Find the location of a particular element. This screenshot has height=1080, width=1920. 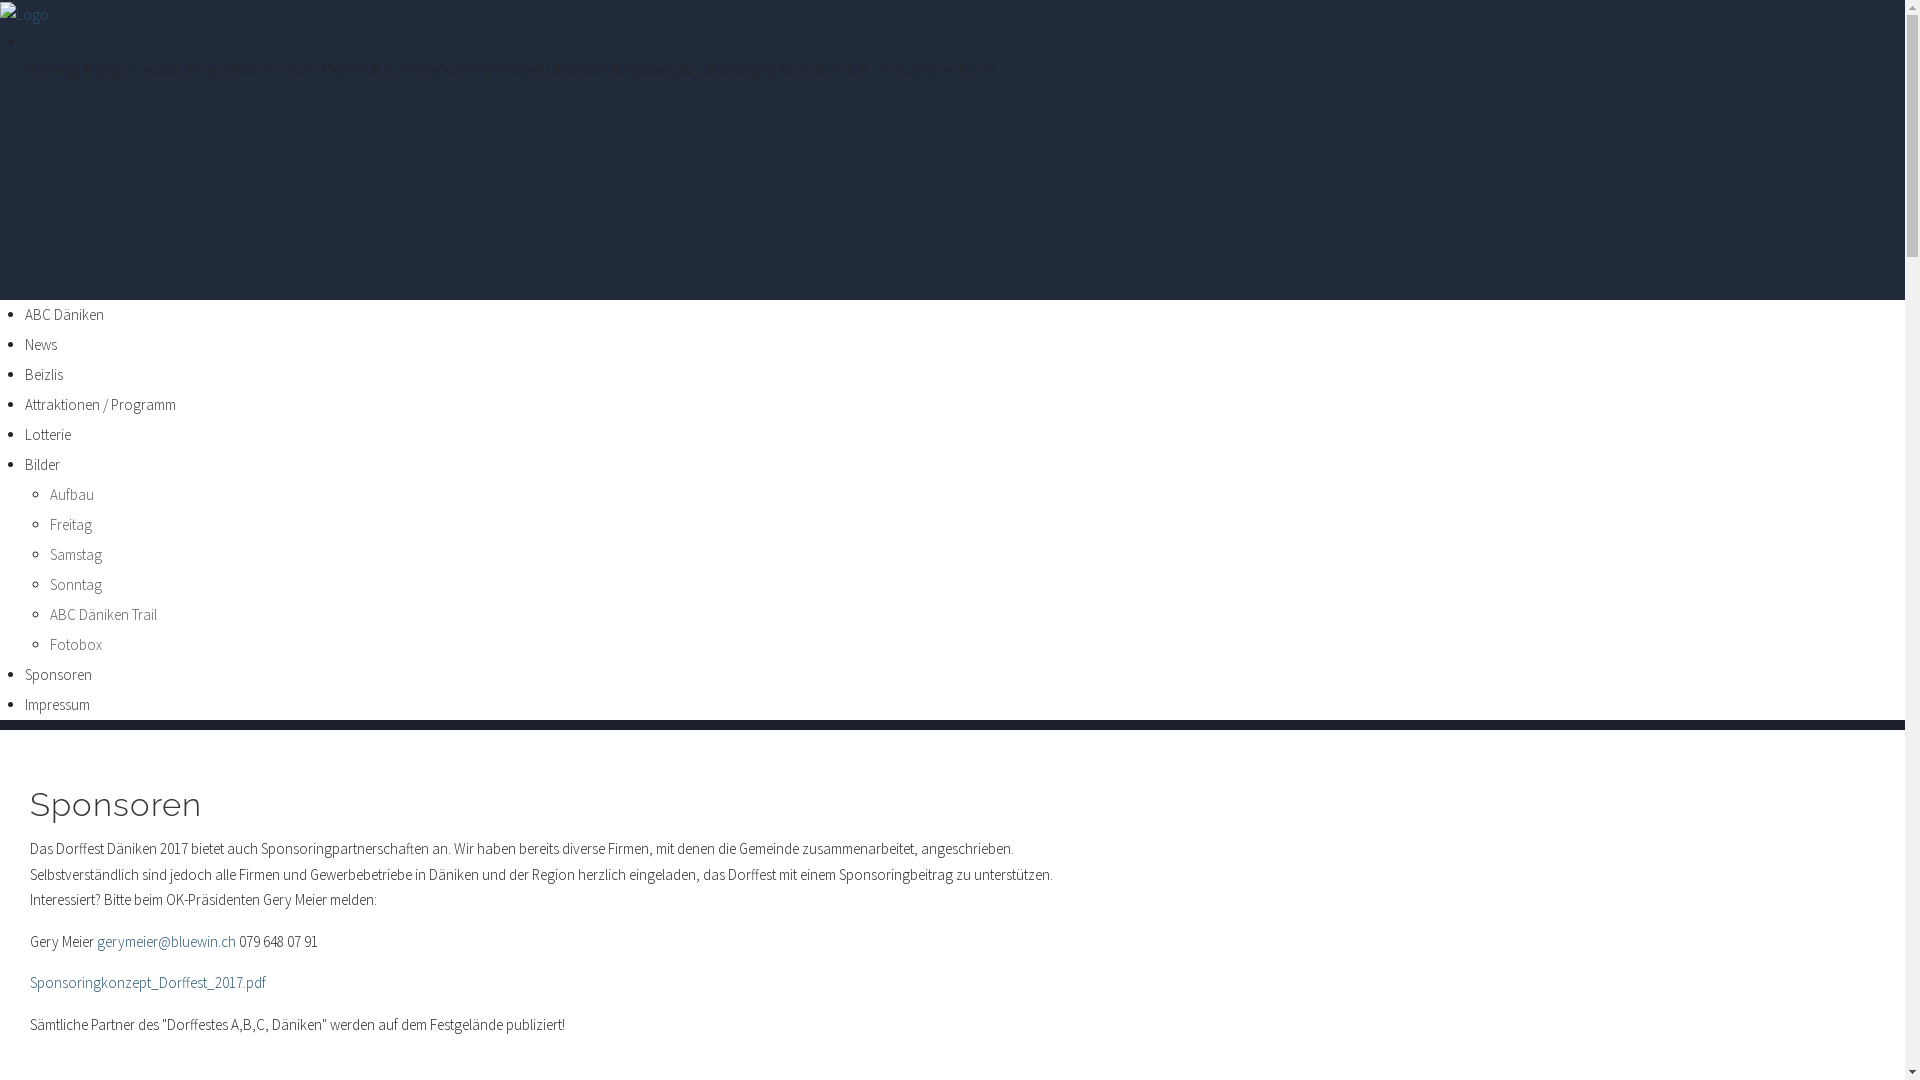

'Bilder' is located at coordinates (42, 464).